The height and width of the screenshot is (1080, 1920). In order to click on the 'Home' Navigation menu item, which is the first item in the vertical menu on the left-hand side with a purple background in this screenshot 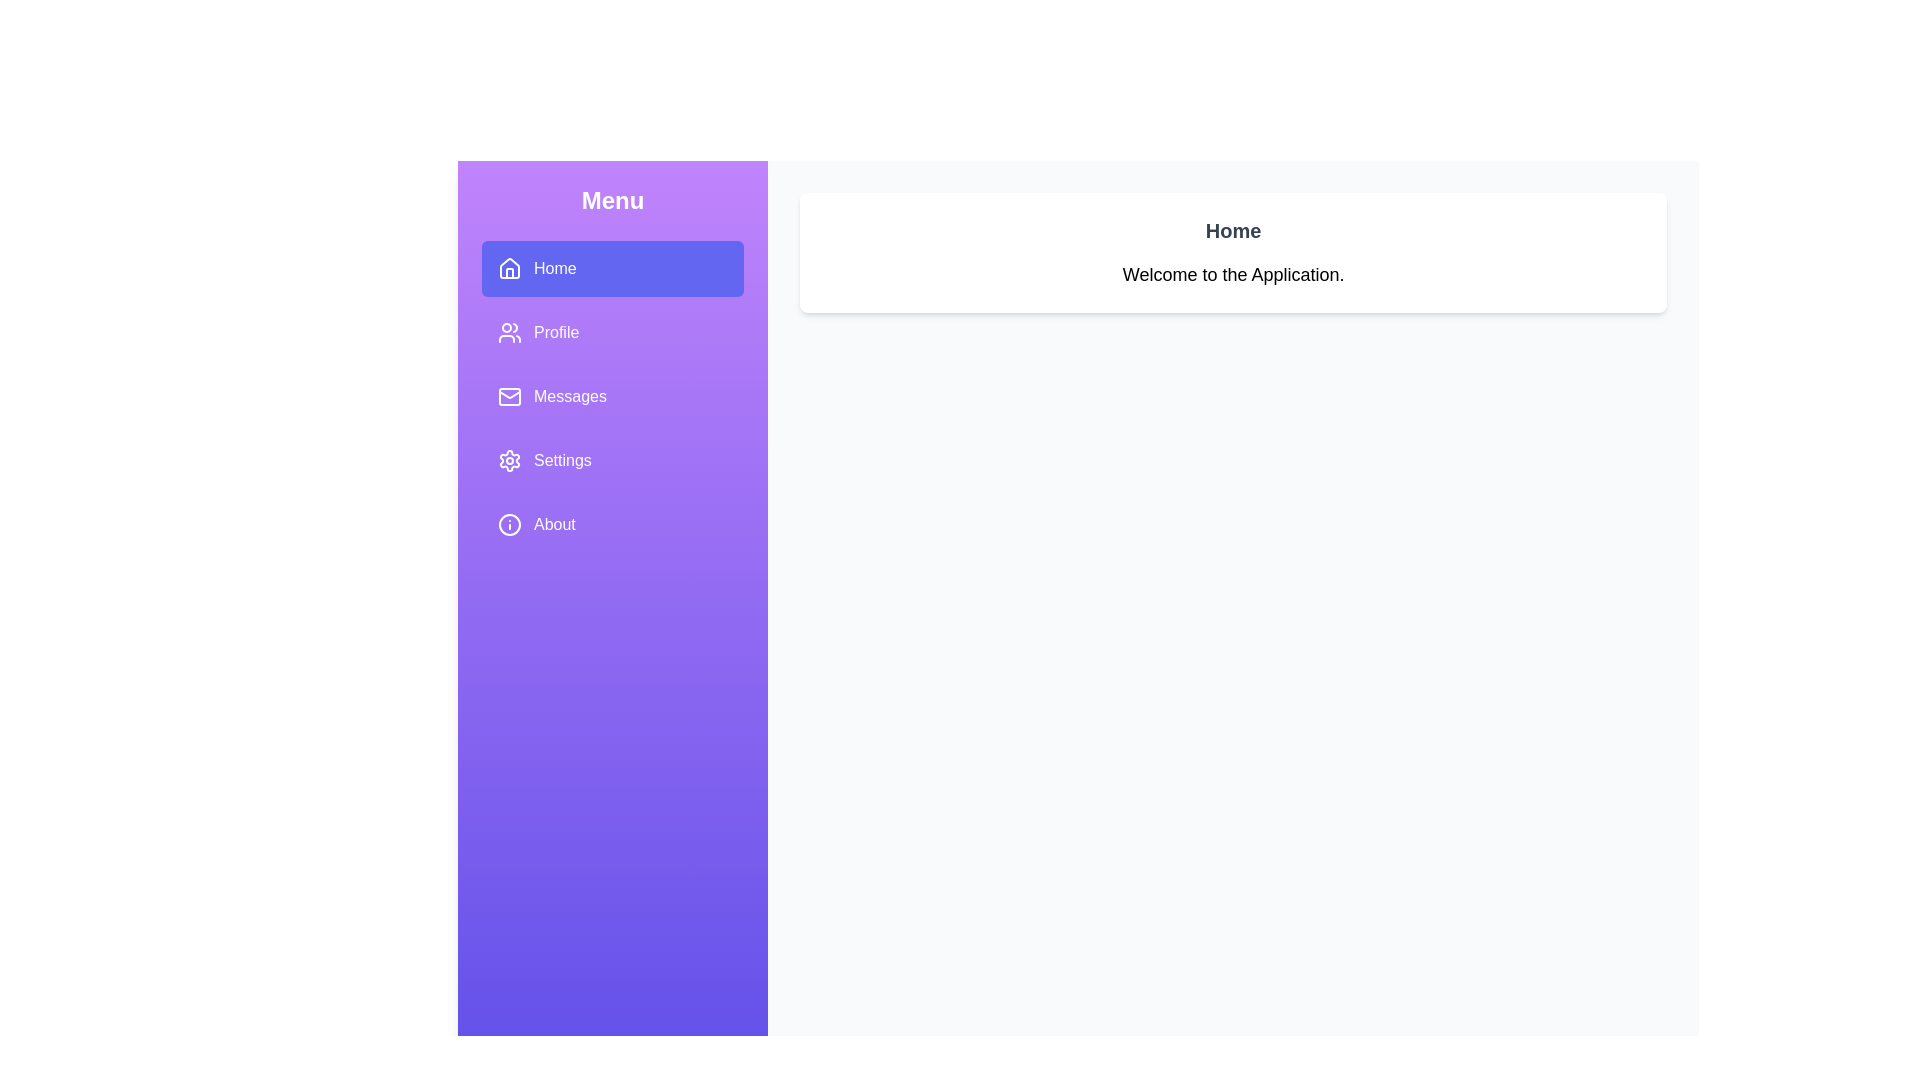, I will do `click(612, 268)`.